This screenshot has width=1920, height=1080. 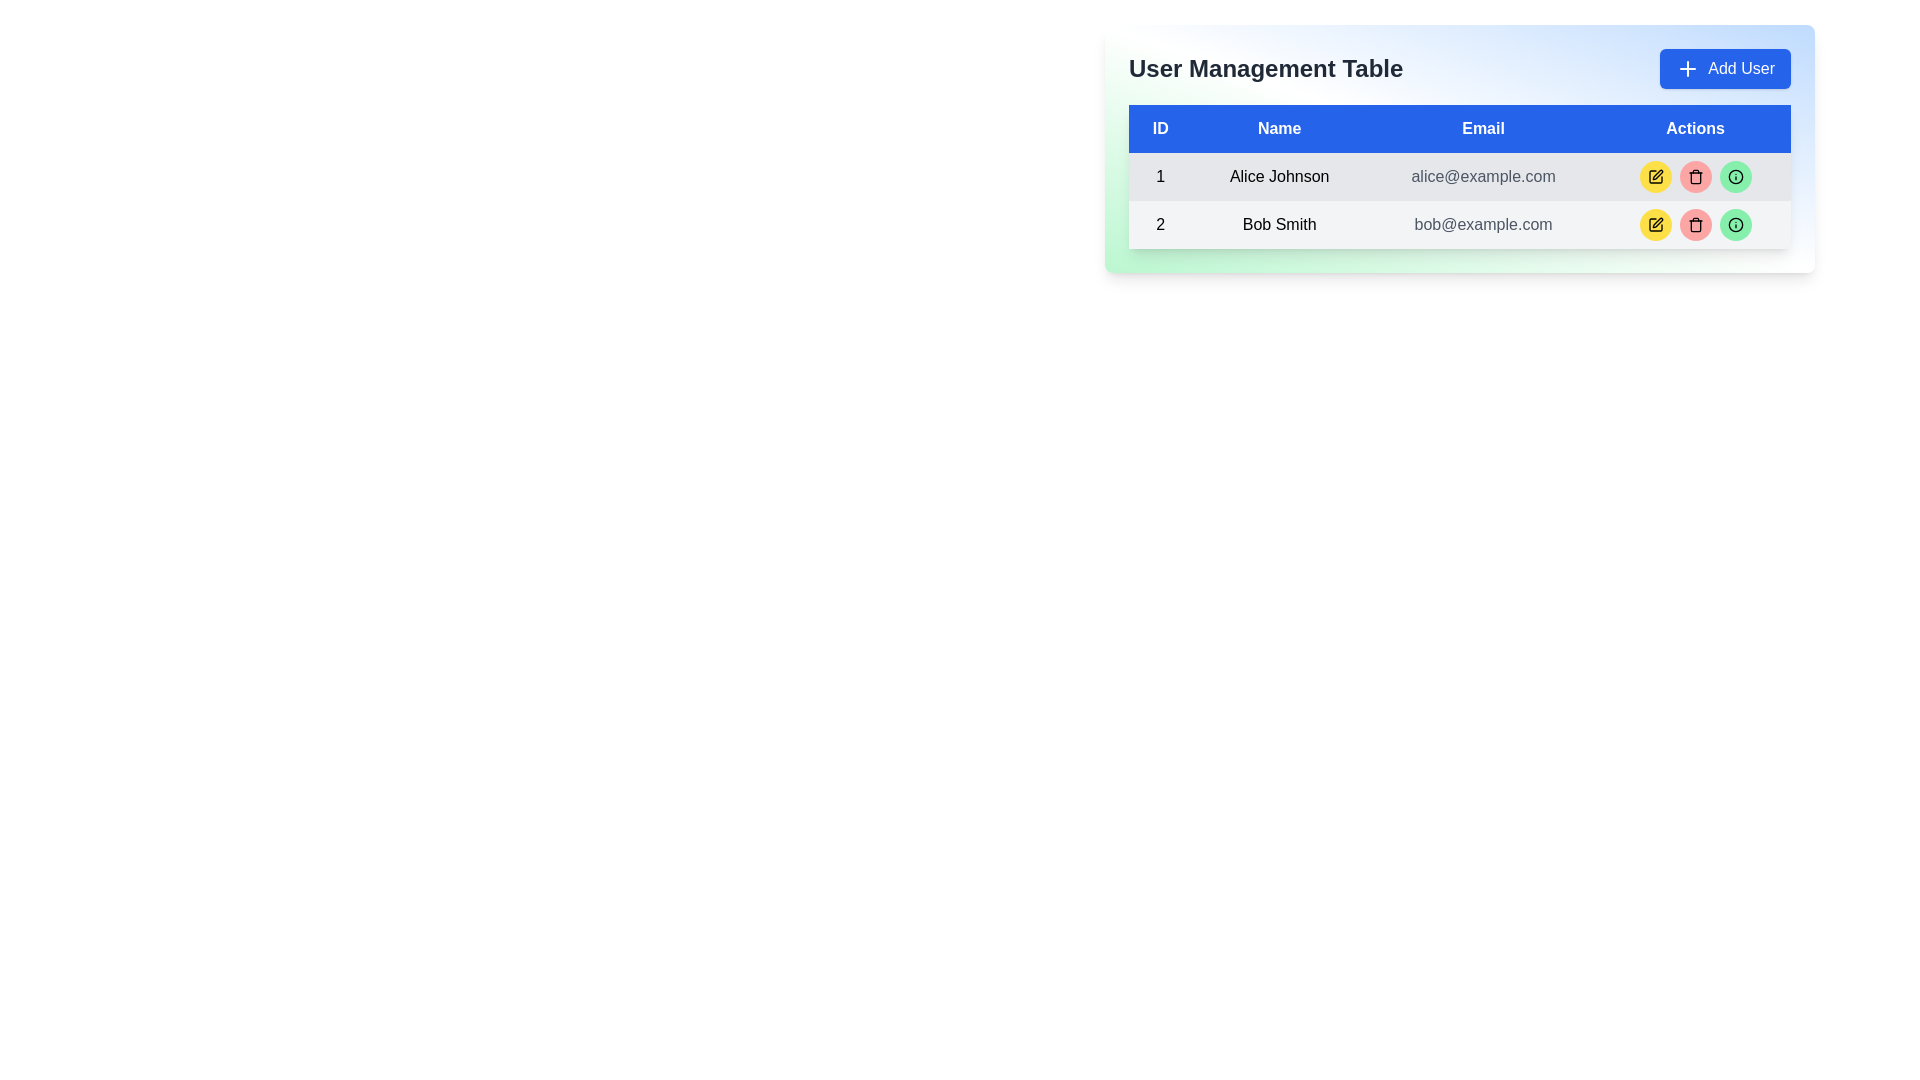 I want to click on the edit button with an icon located in the 'Actions' column of the first row in the user management table, so click(x=1655, y=176).